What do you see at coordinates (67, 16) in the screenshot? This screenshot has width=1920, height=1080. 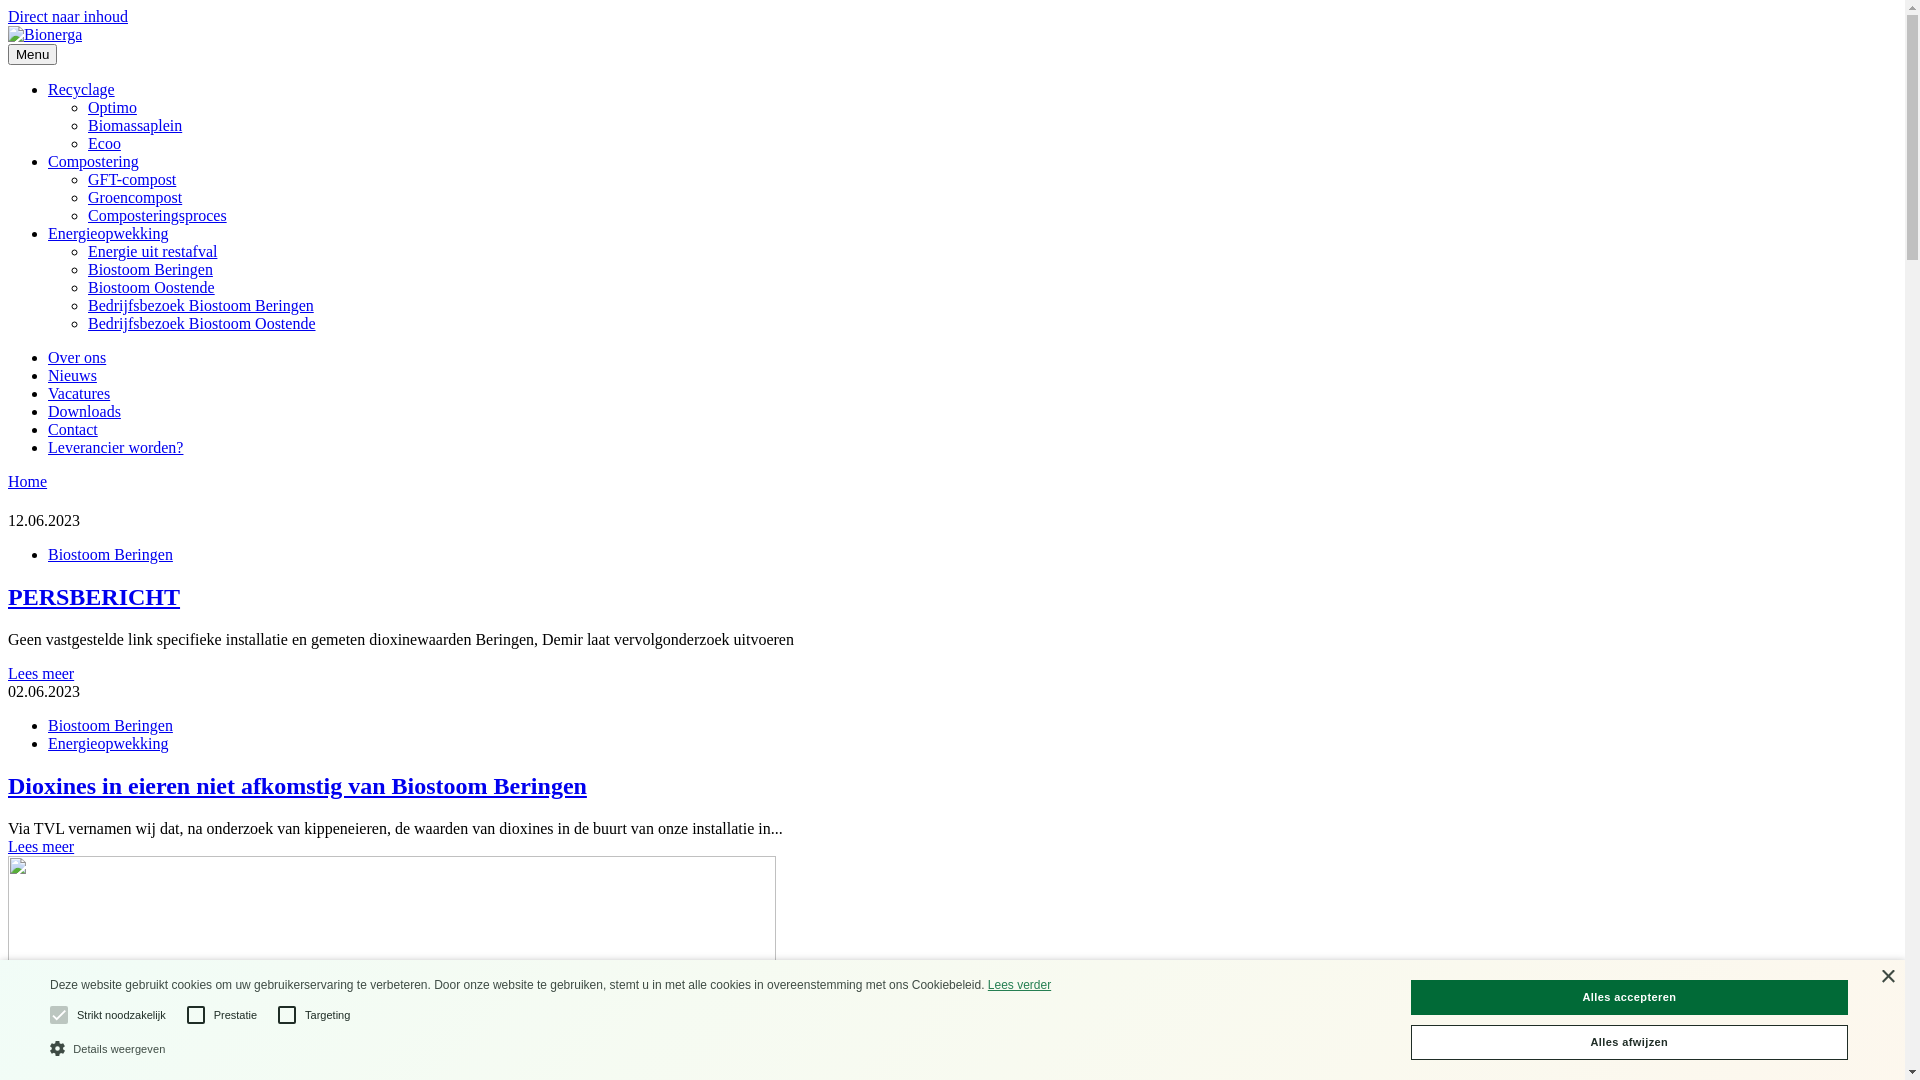 I see `'Direct naar inhoud'` at bounding box center [67, 16].